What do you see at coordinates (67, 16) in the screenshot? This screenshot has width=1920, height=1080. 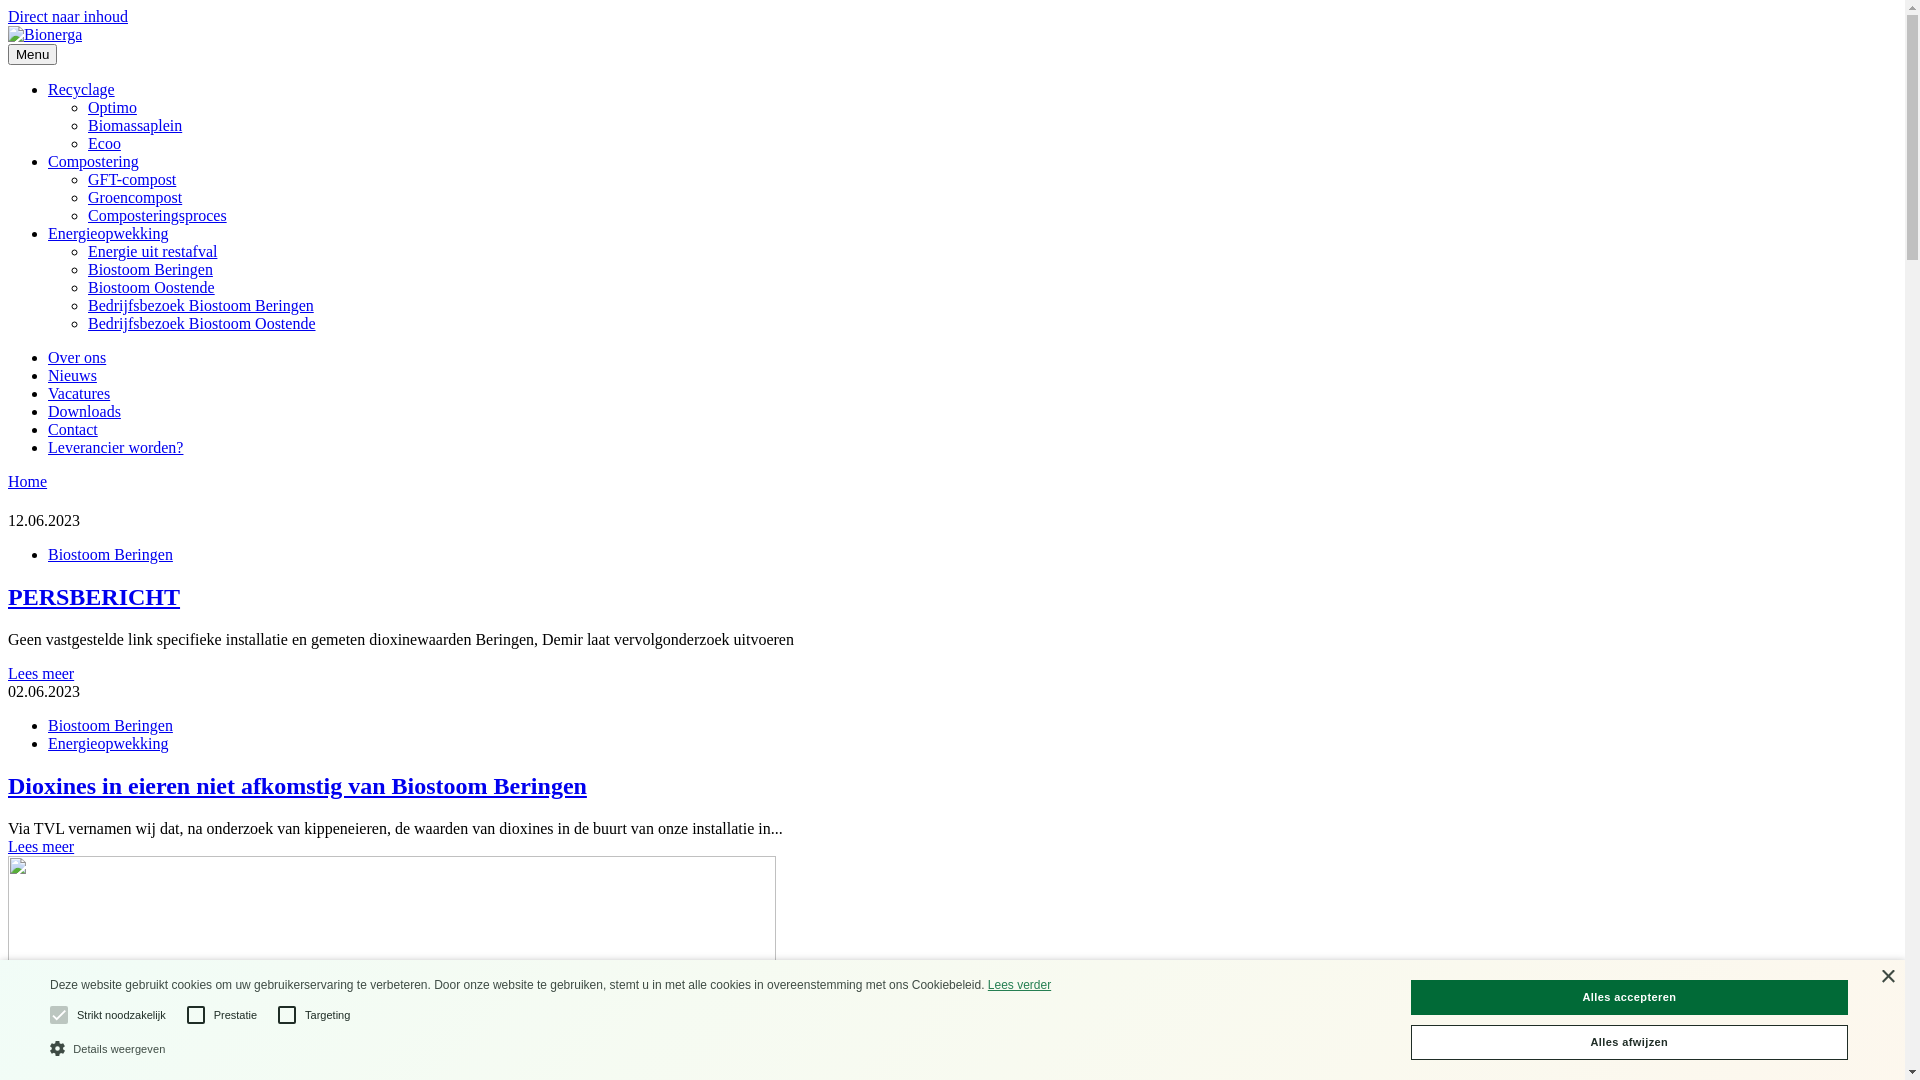 I see `'Direct naar inhoud'` at bounding box center [67, 16].